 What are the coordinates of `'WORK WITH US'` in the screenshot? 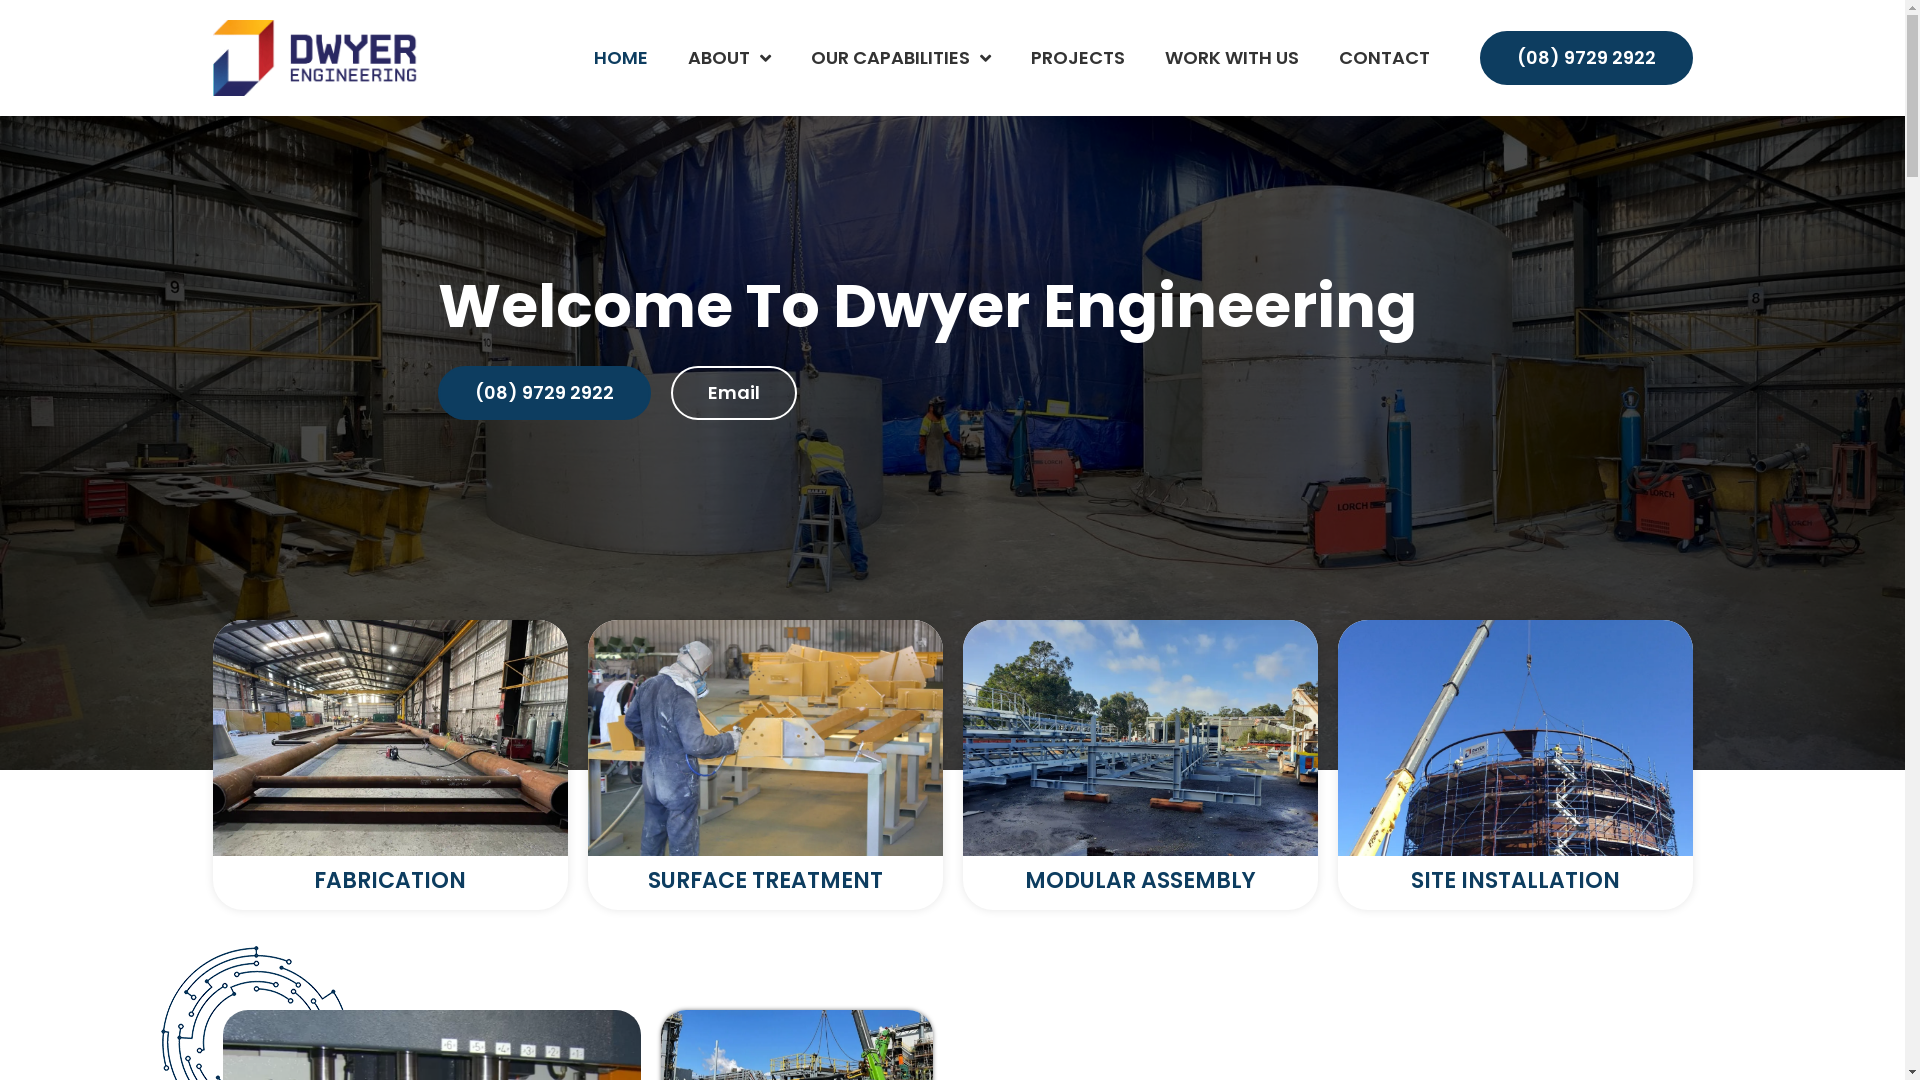 It's located at (1229, 56).